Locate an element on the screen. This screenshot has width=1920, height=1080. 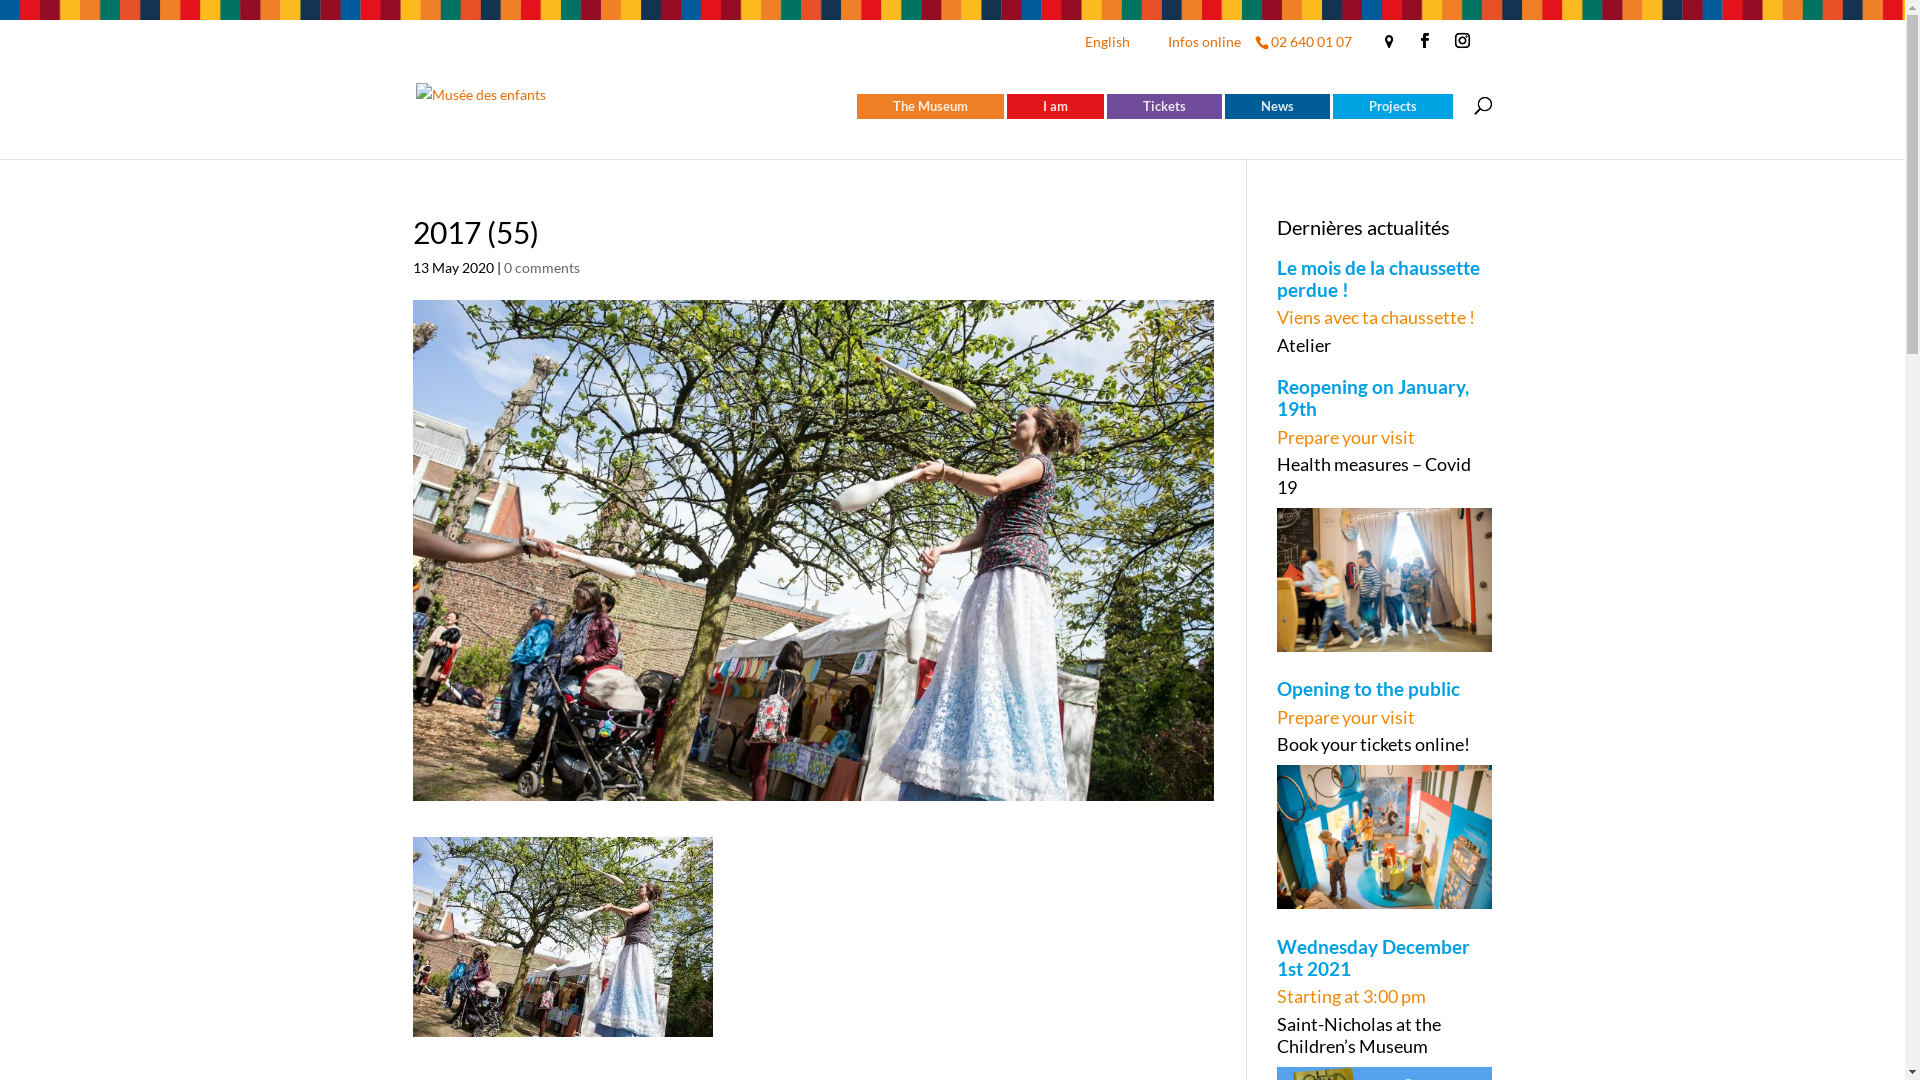
'0 comments' is located at coordinates (542, 265).